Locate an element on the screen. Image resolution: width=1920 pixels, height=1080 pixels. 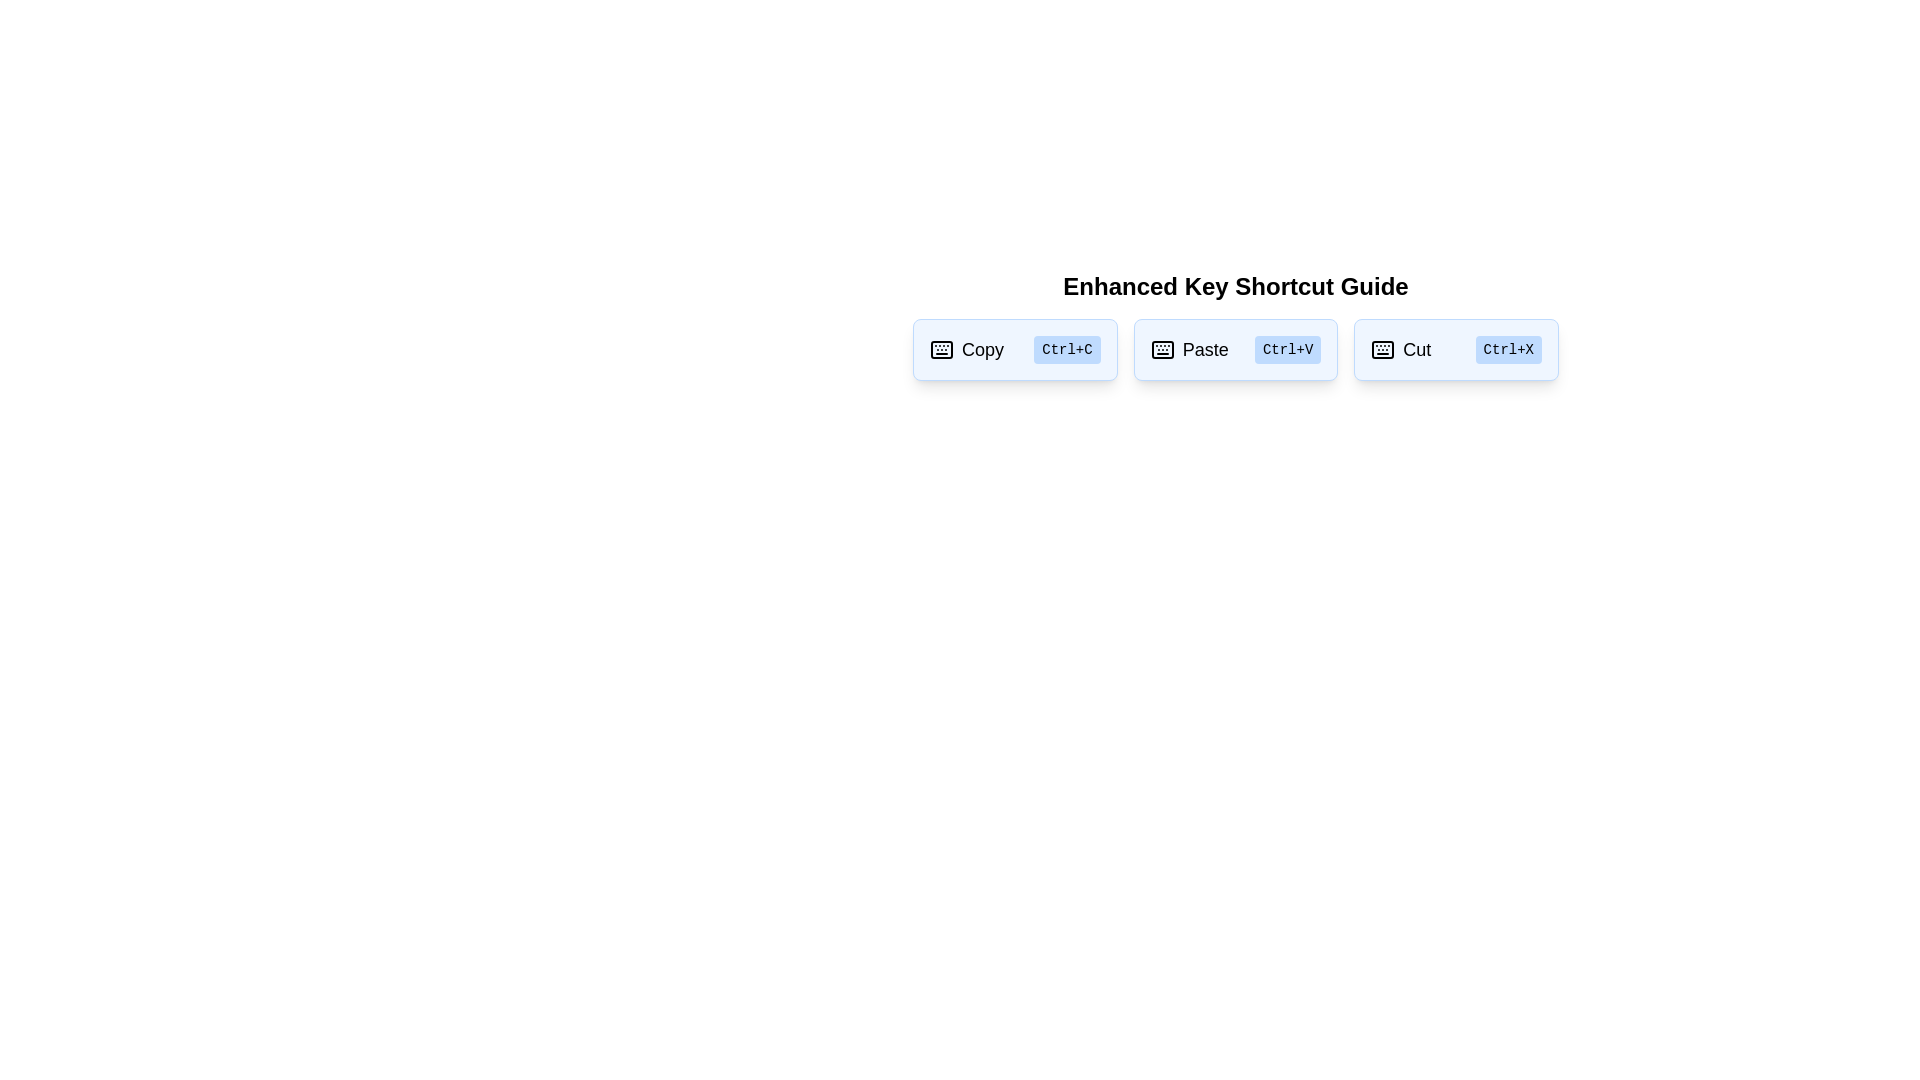
the 'Paste' text label with the associated keyboard icon, which is the second element in a horizontal row of similar elements, visually aligned centrally within its light blue rounded background is located at coordinates (1189, 349).